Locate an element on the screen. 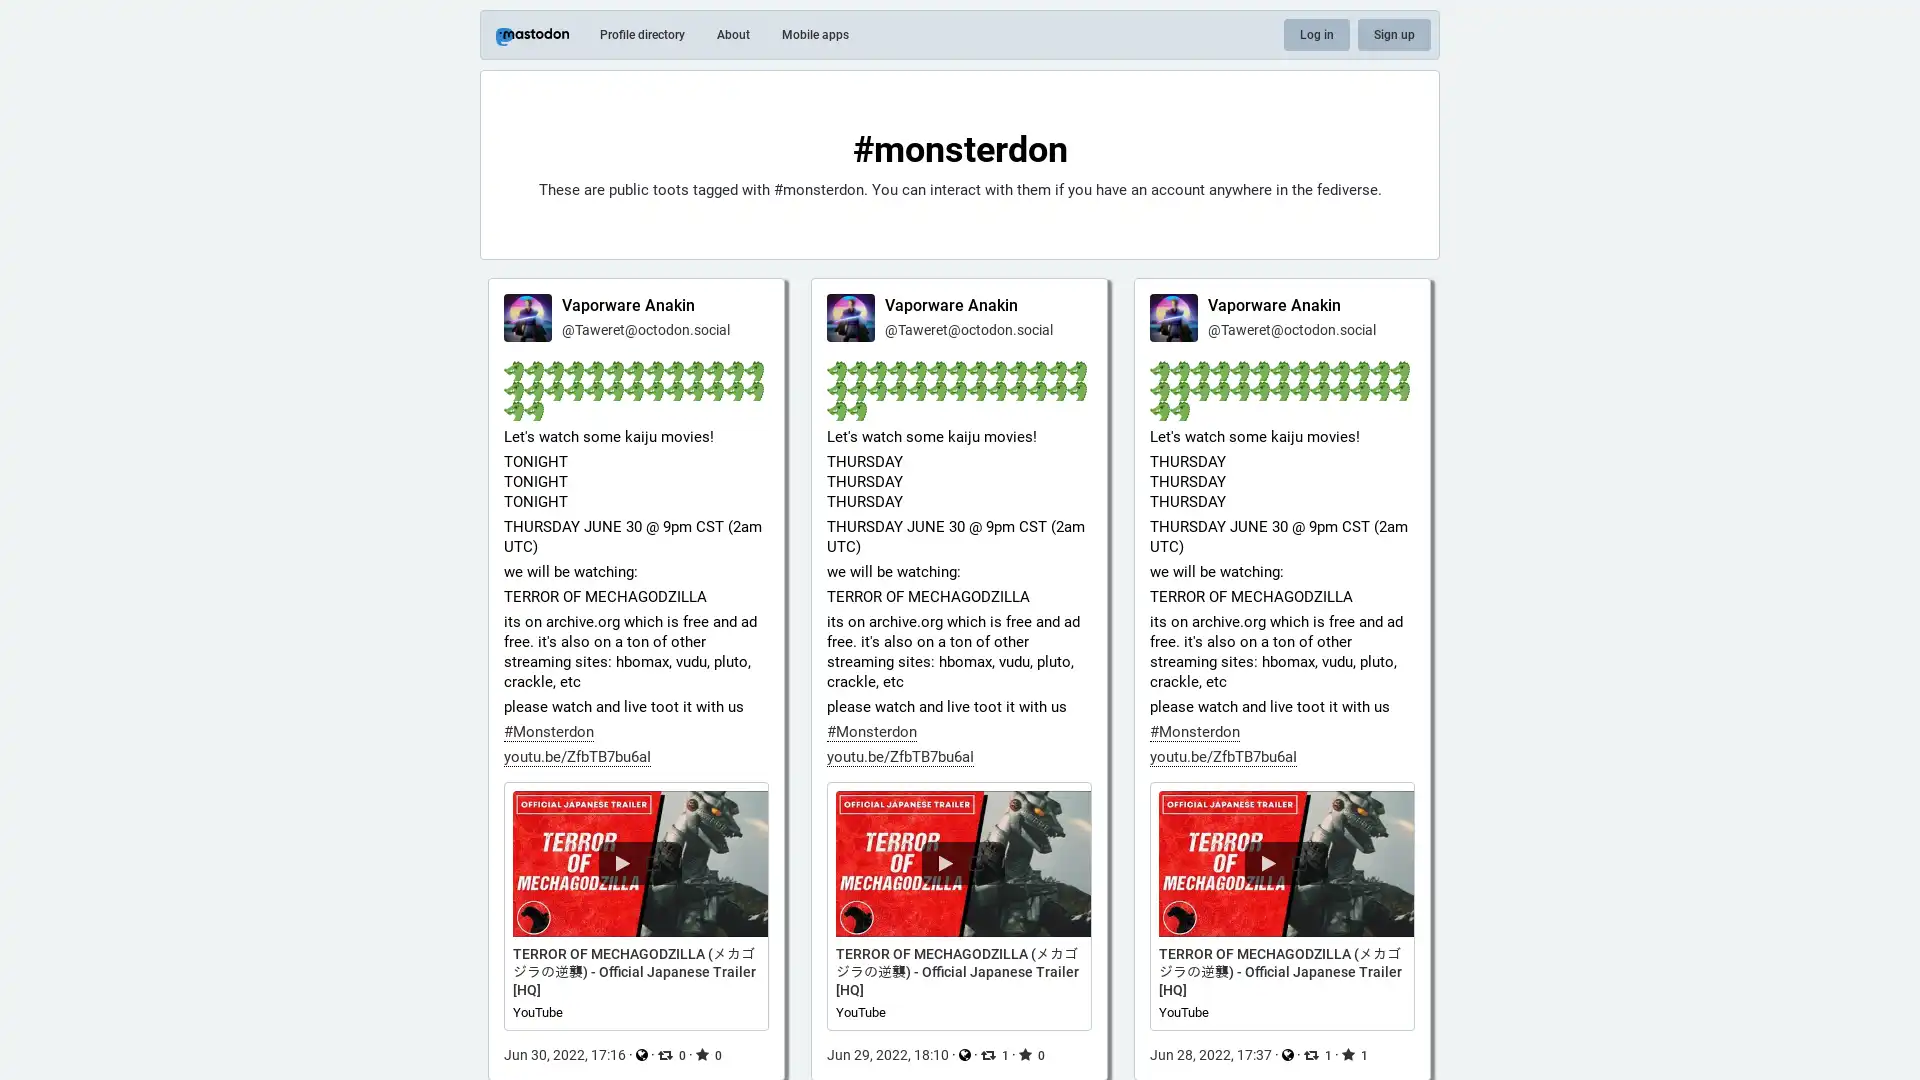  TERROR OF MECHAGODZILLA () - Official Japanese Trailer [HQ] YouTube is located at coordinates (958, 907).